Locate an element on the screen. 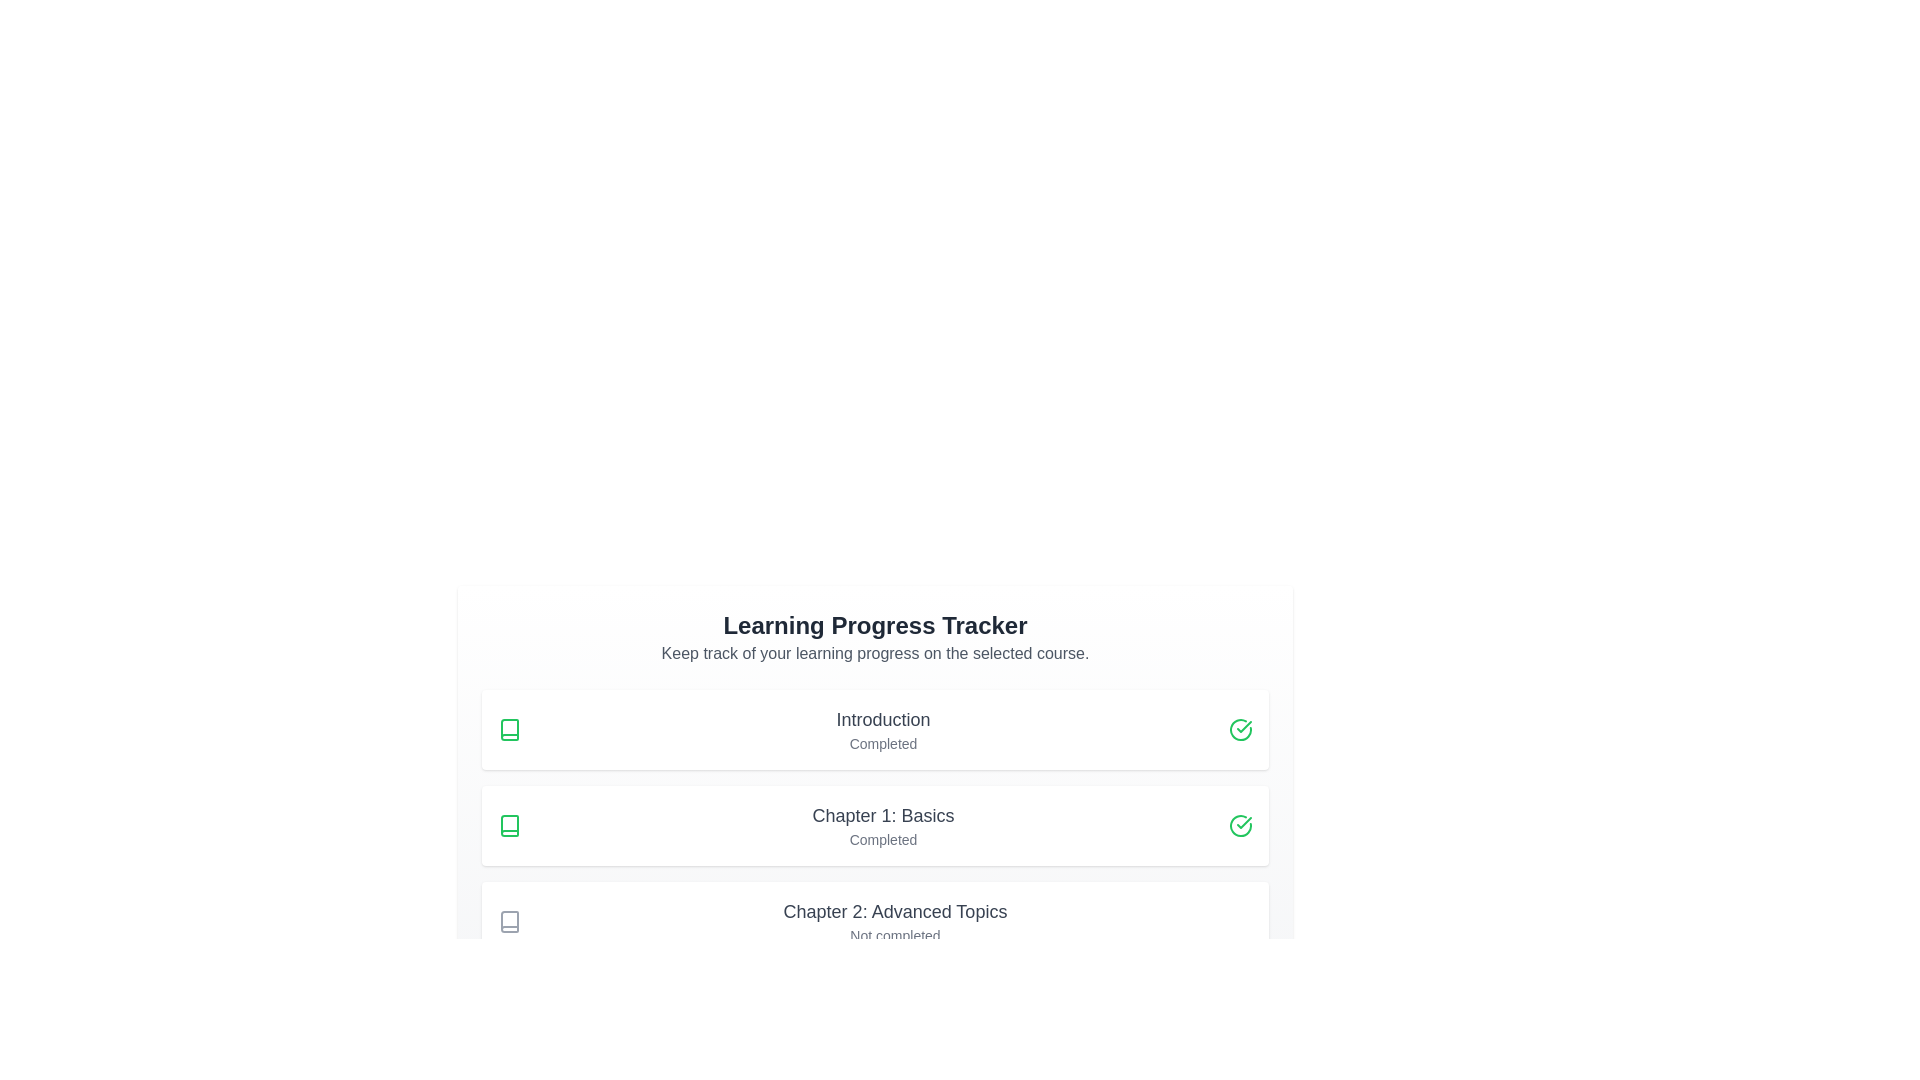 This screenshot has height=1080, width=1920. structure of the first icon in the learning progress tracker, which is located to the left of the 'Introduction' text by using developer tools is located at coordinates (509, 729).